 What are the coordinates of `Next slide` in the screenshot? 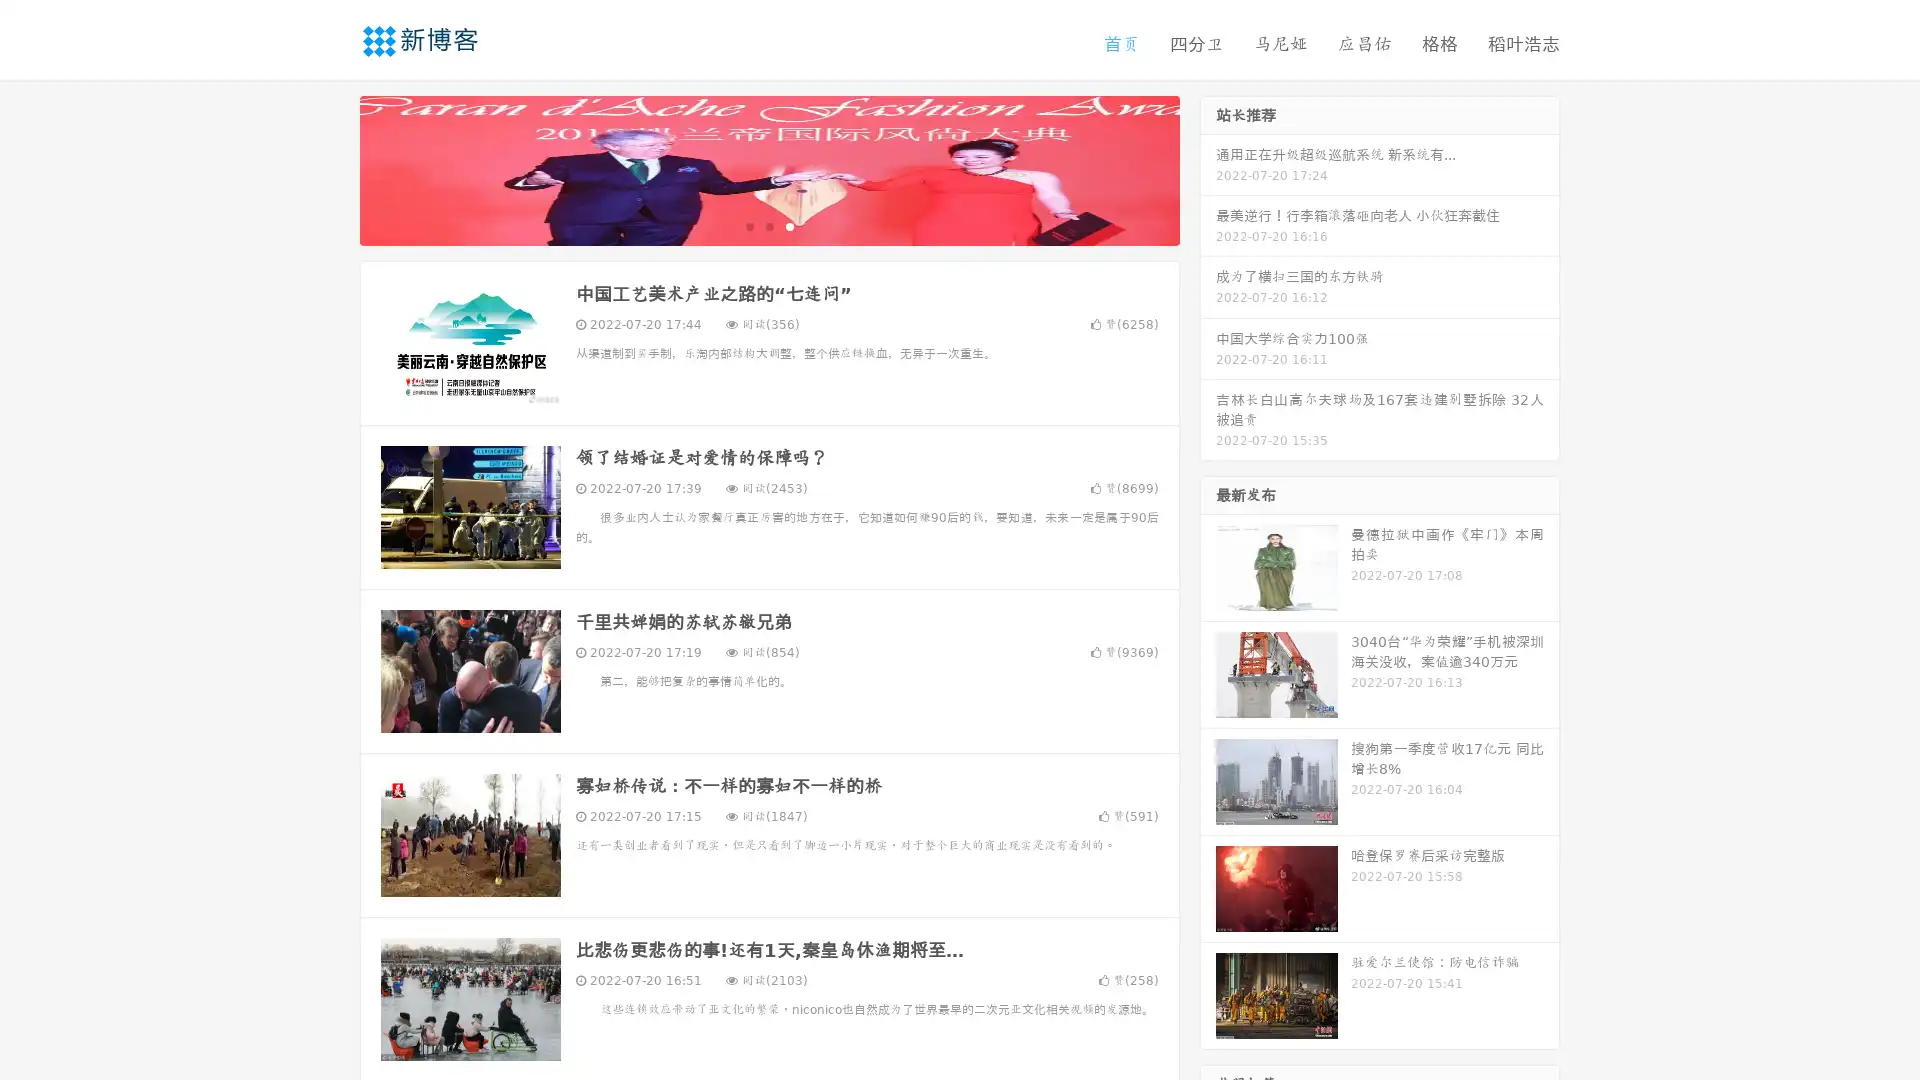 It's located at (1208, 168).